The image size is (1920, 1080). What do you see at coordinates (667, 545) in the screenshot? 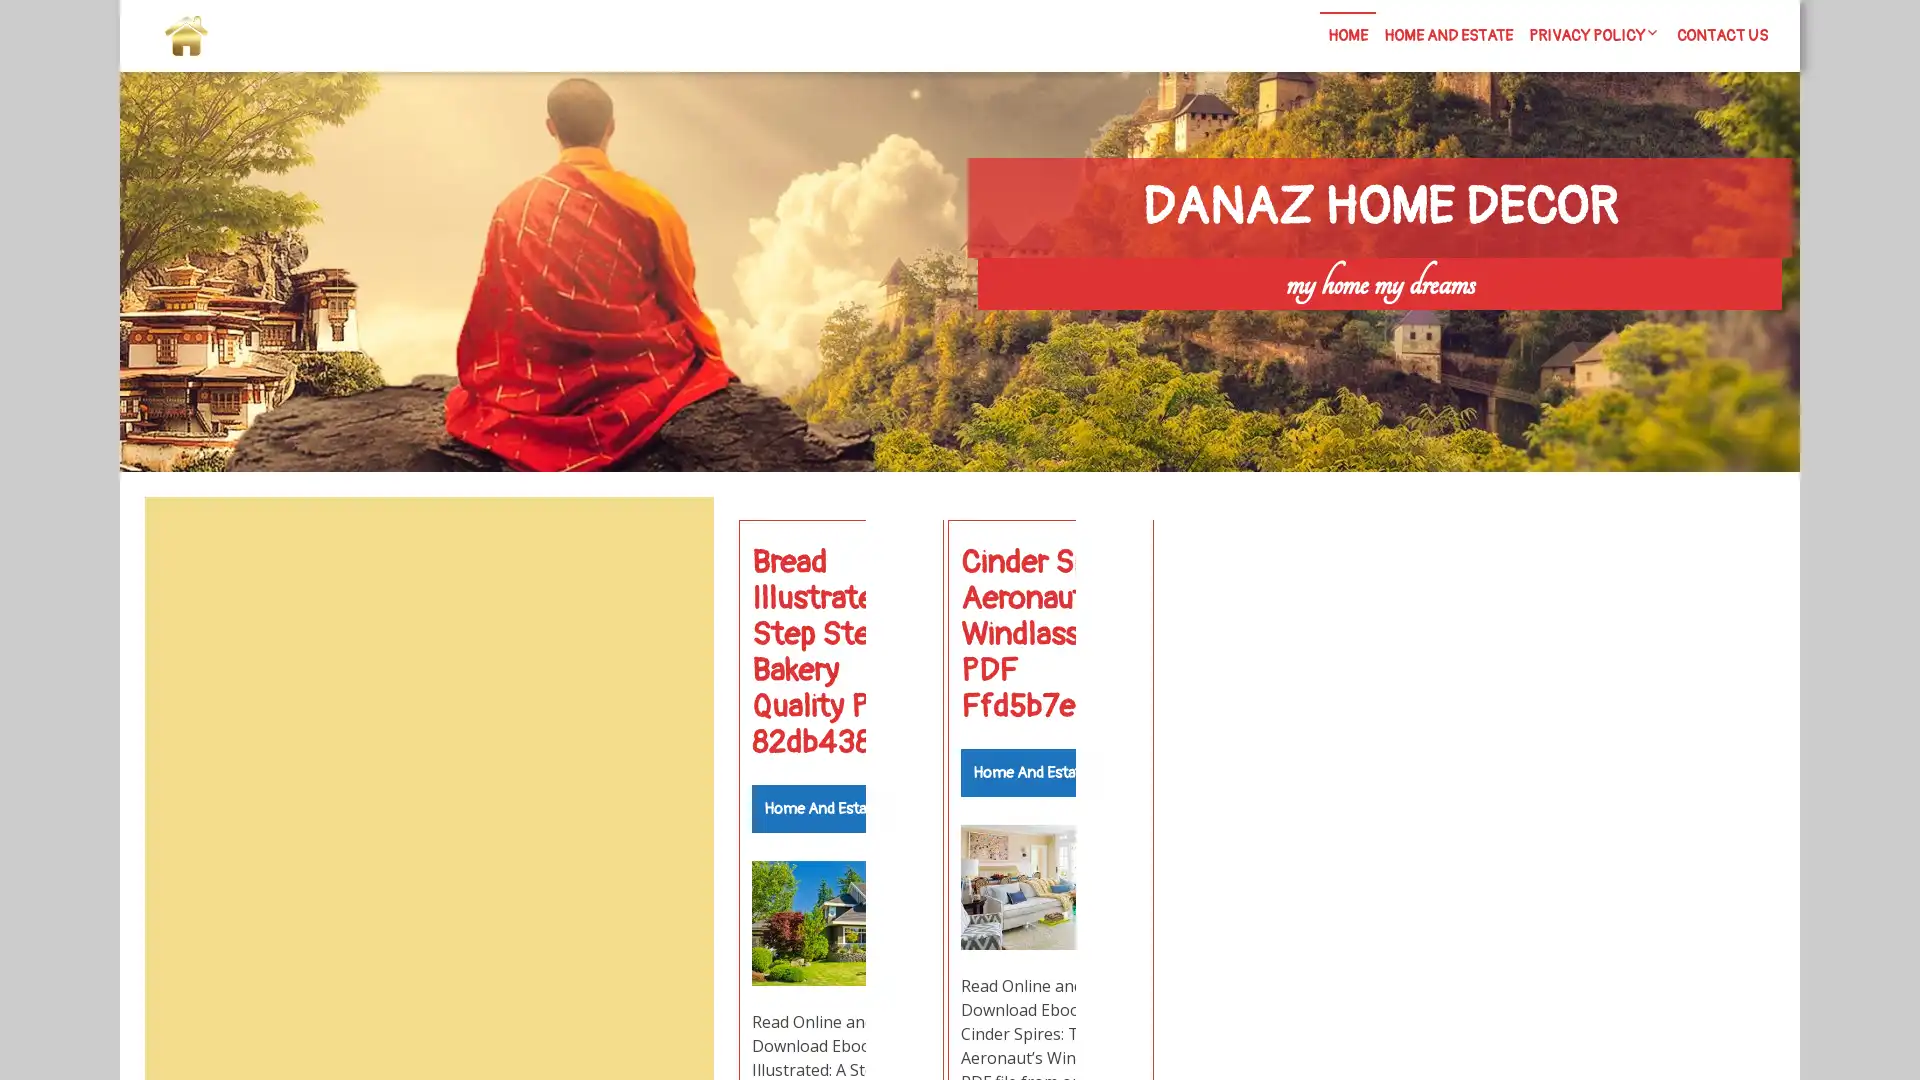
I see `Search` at bounding box center [667, 545].